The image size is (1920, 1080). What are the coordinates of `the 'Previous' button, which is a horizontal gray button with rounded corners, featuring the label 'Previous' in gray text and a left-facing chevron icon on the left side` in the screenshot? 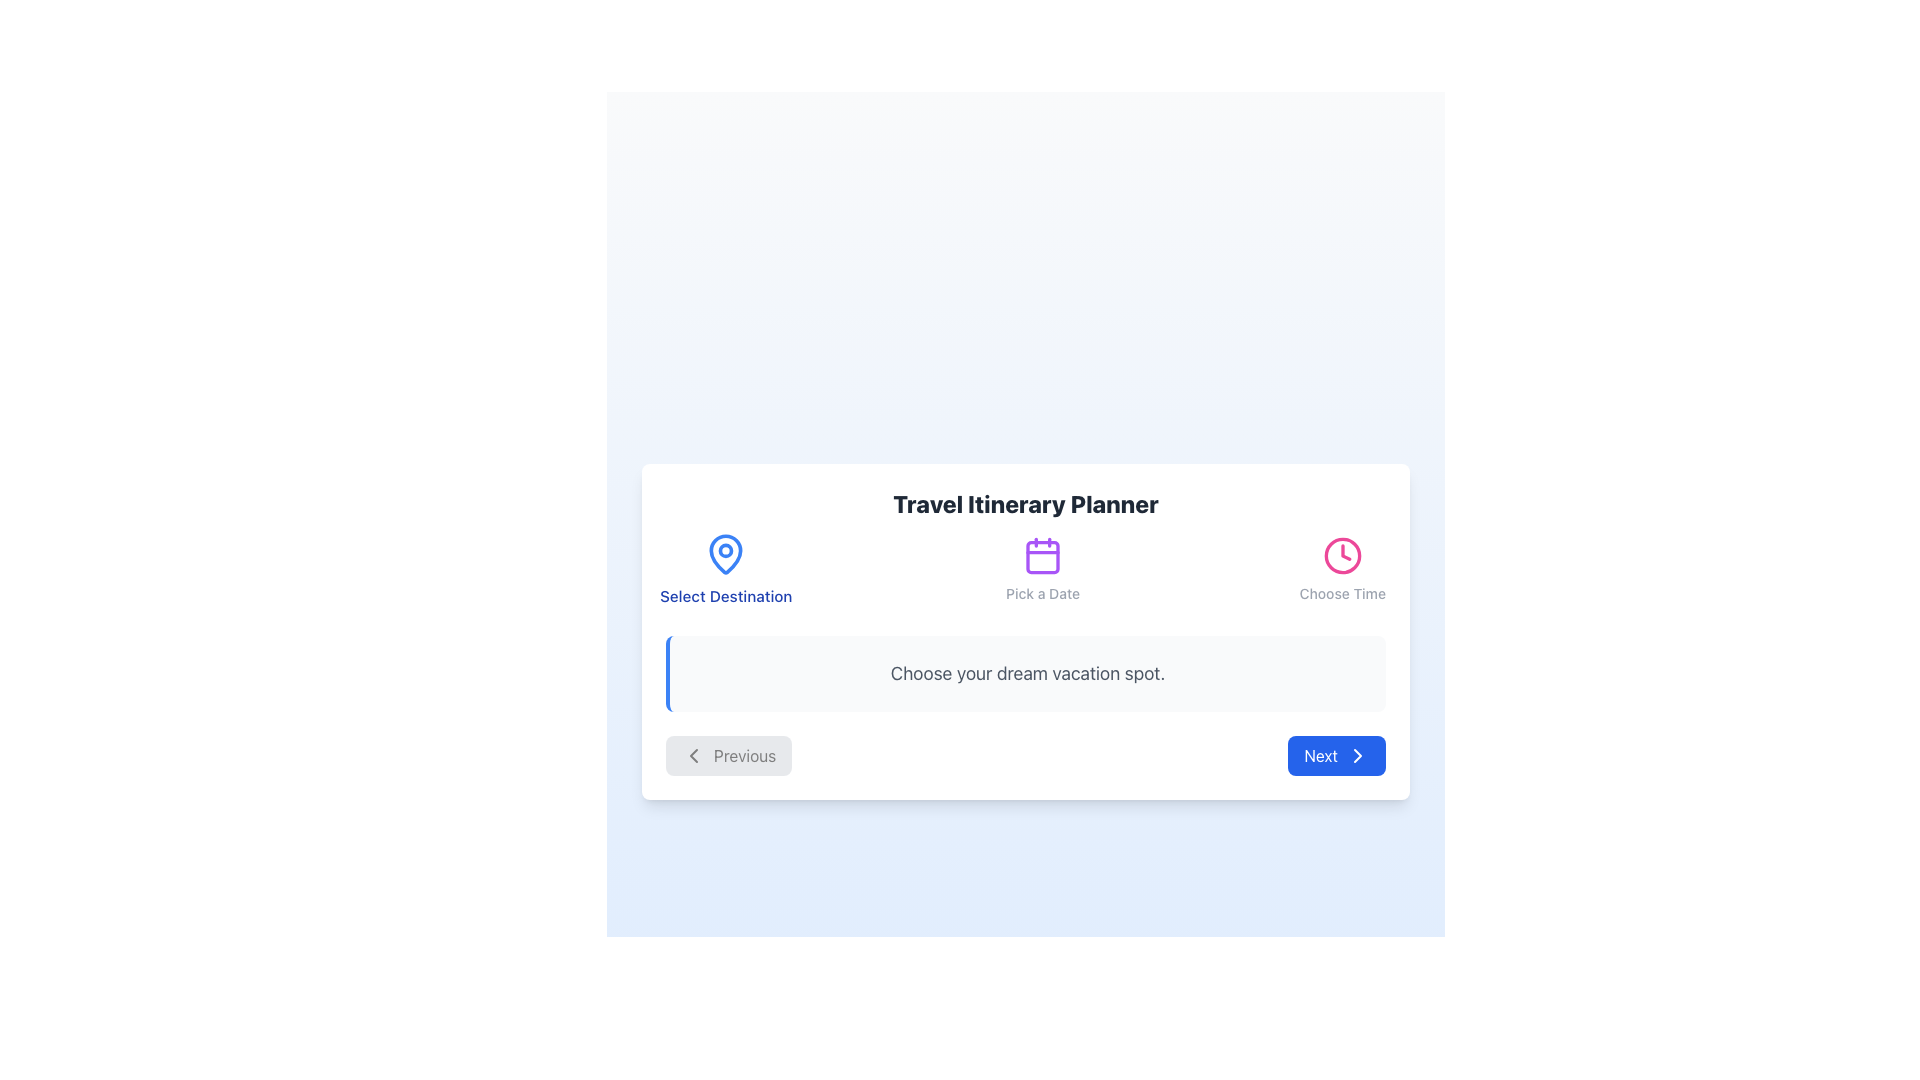 It's located at (728, 756).